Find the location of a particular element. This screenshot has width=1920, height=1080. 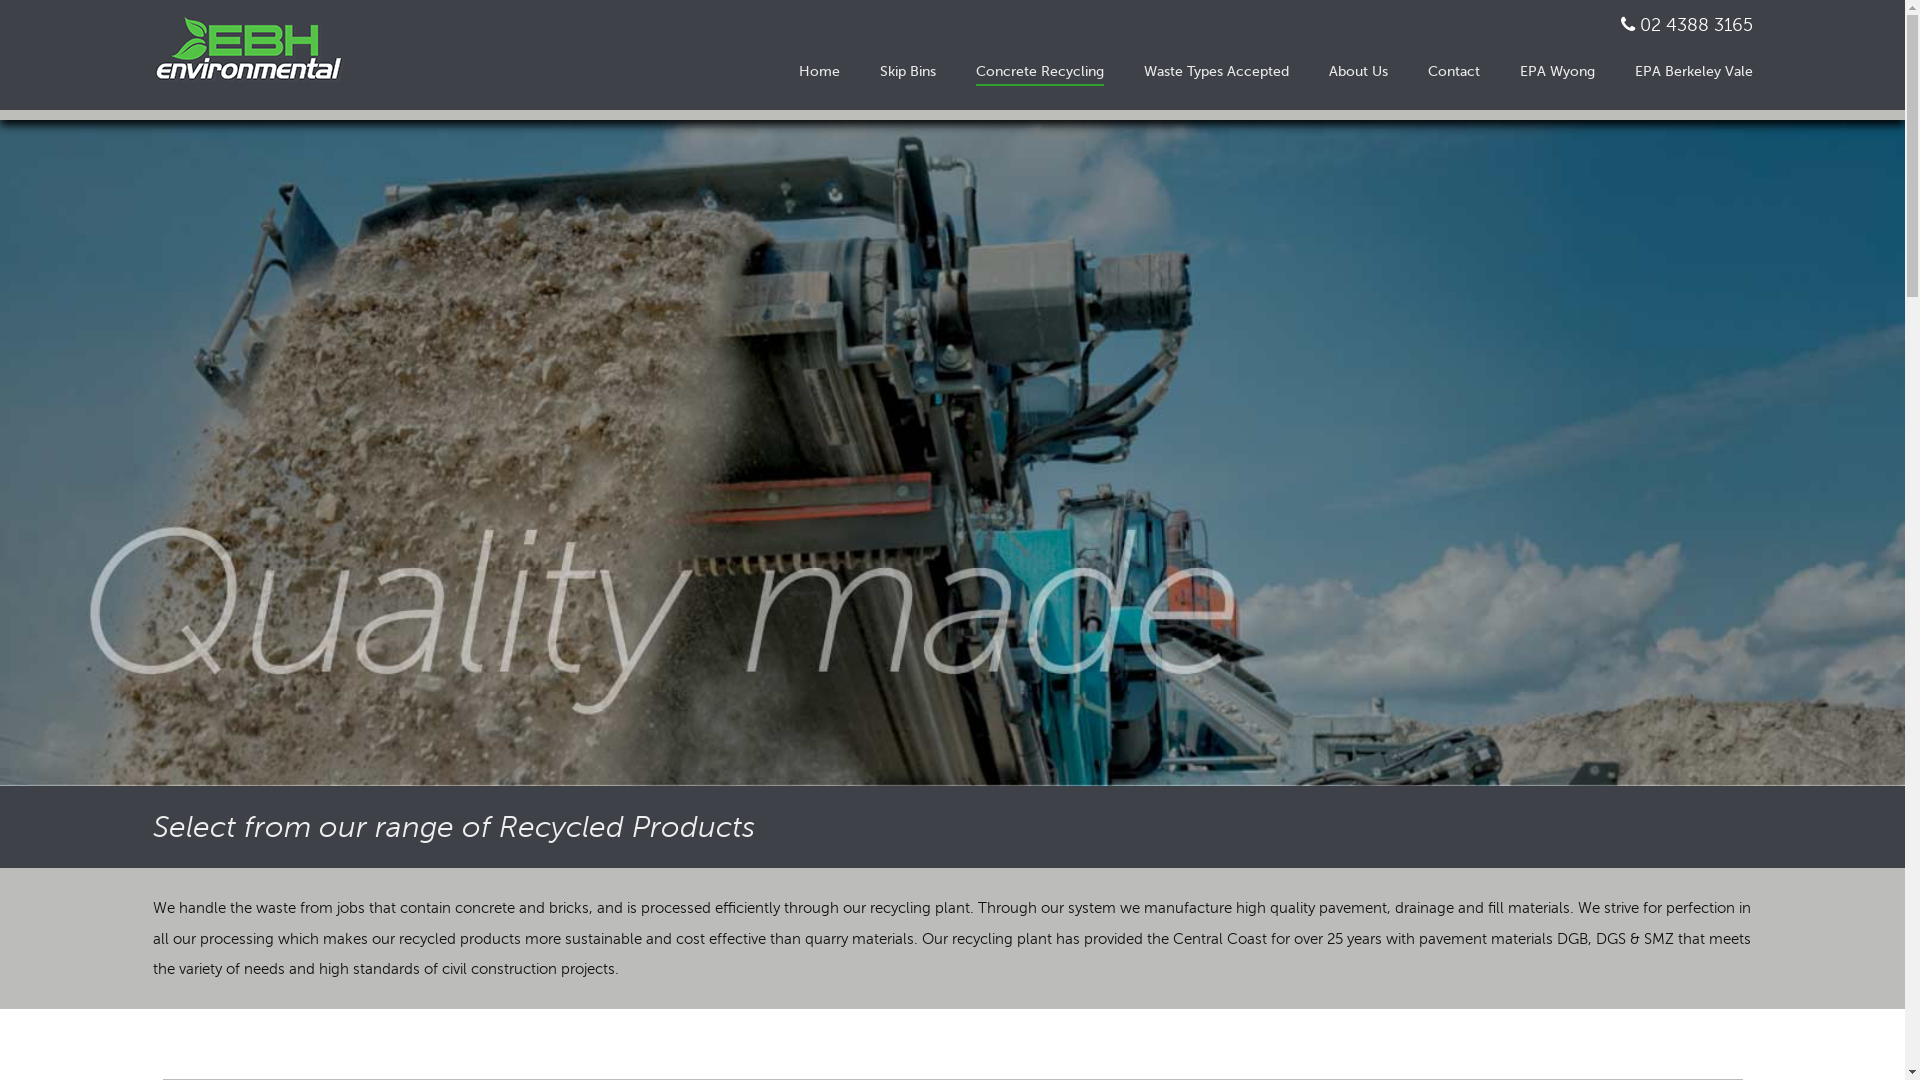

'Concrete Recycling' is located at coordinates (1040, 71).